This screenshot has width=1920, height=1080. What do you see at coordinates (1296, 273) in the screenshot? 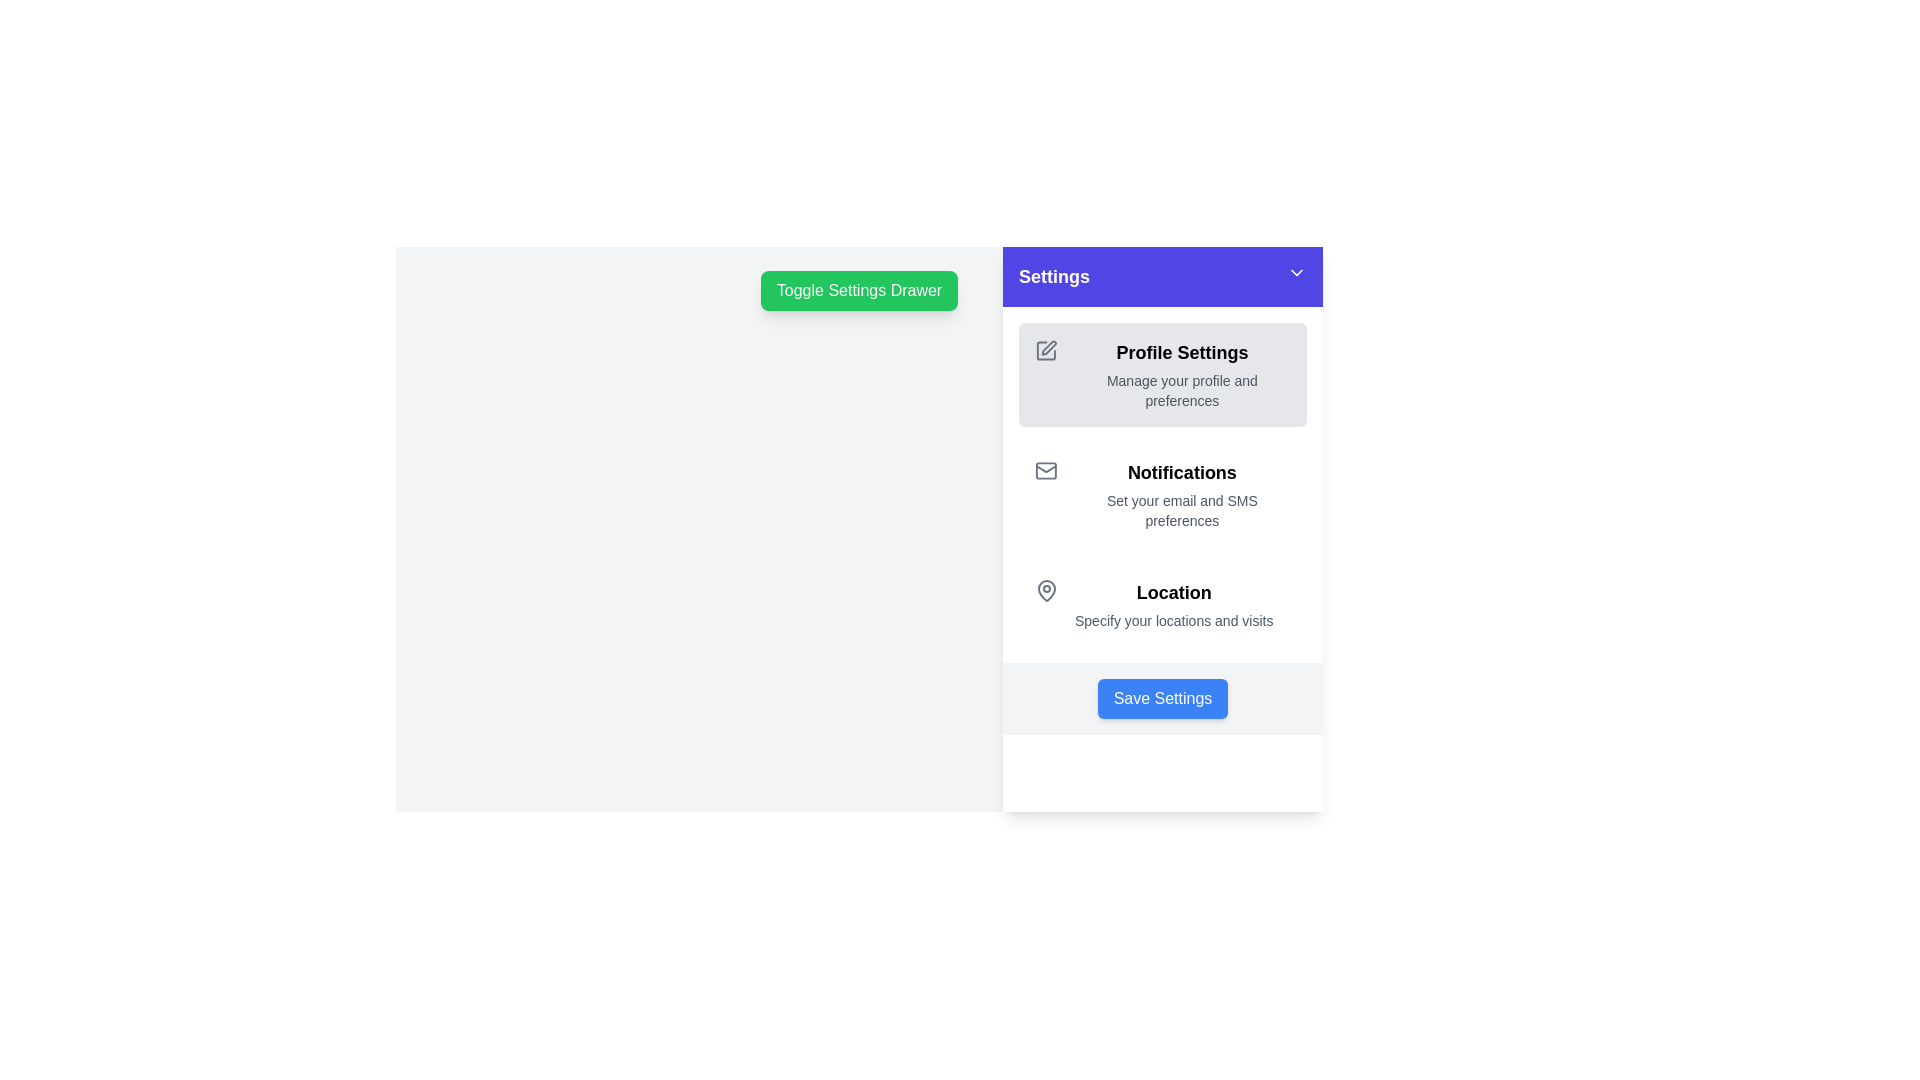
I see `the Chevron indicator icon located at the top-right corner of the header bar of the settings panel` at bounding box center [1296, 273].